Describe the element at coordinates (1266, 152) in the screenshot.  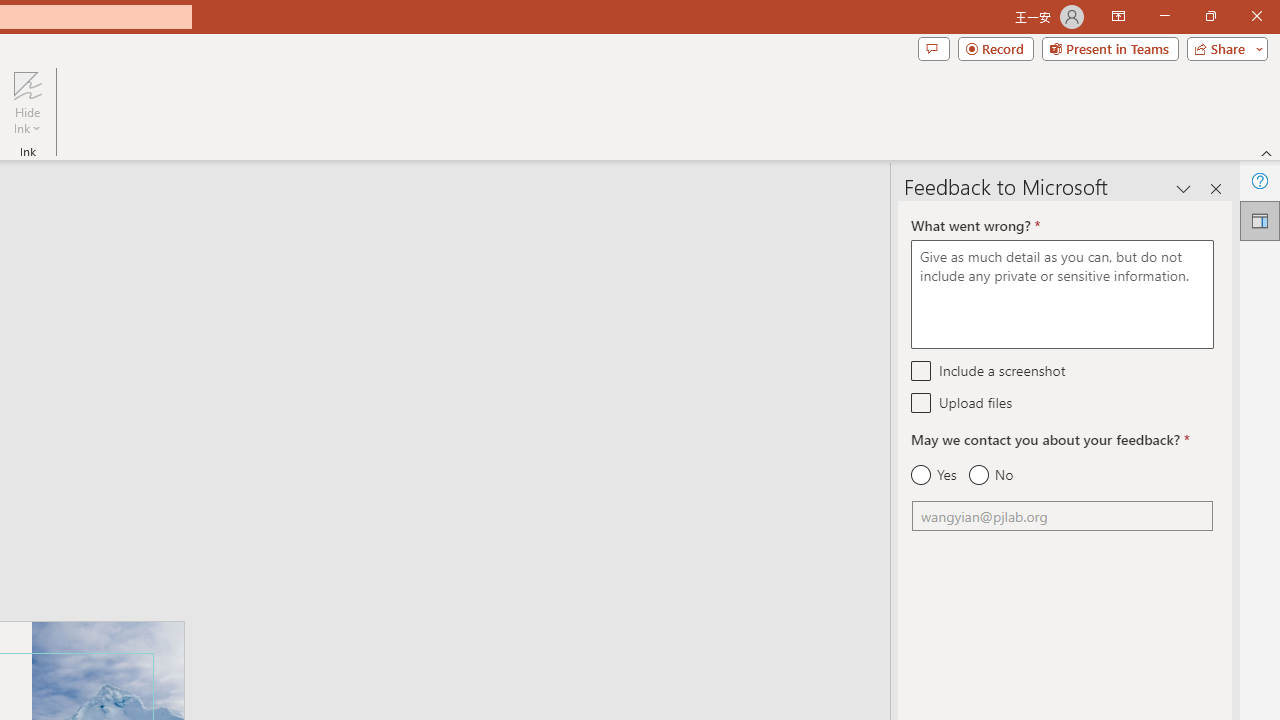
I see `'Collapse the Ribbon'` at that location.